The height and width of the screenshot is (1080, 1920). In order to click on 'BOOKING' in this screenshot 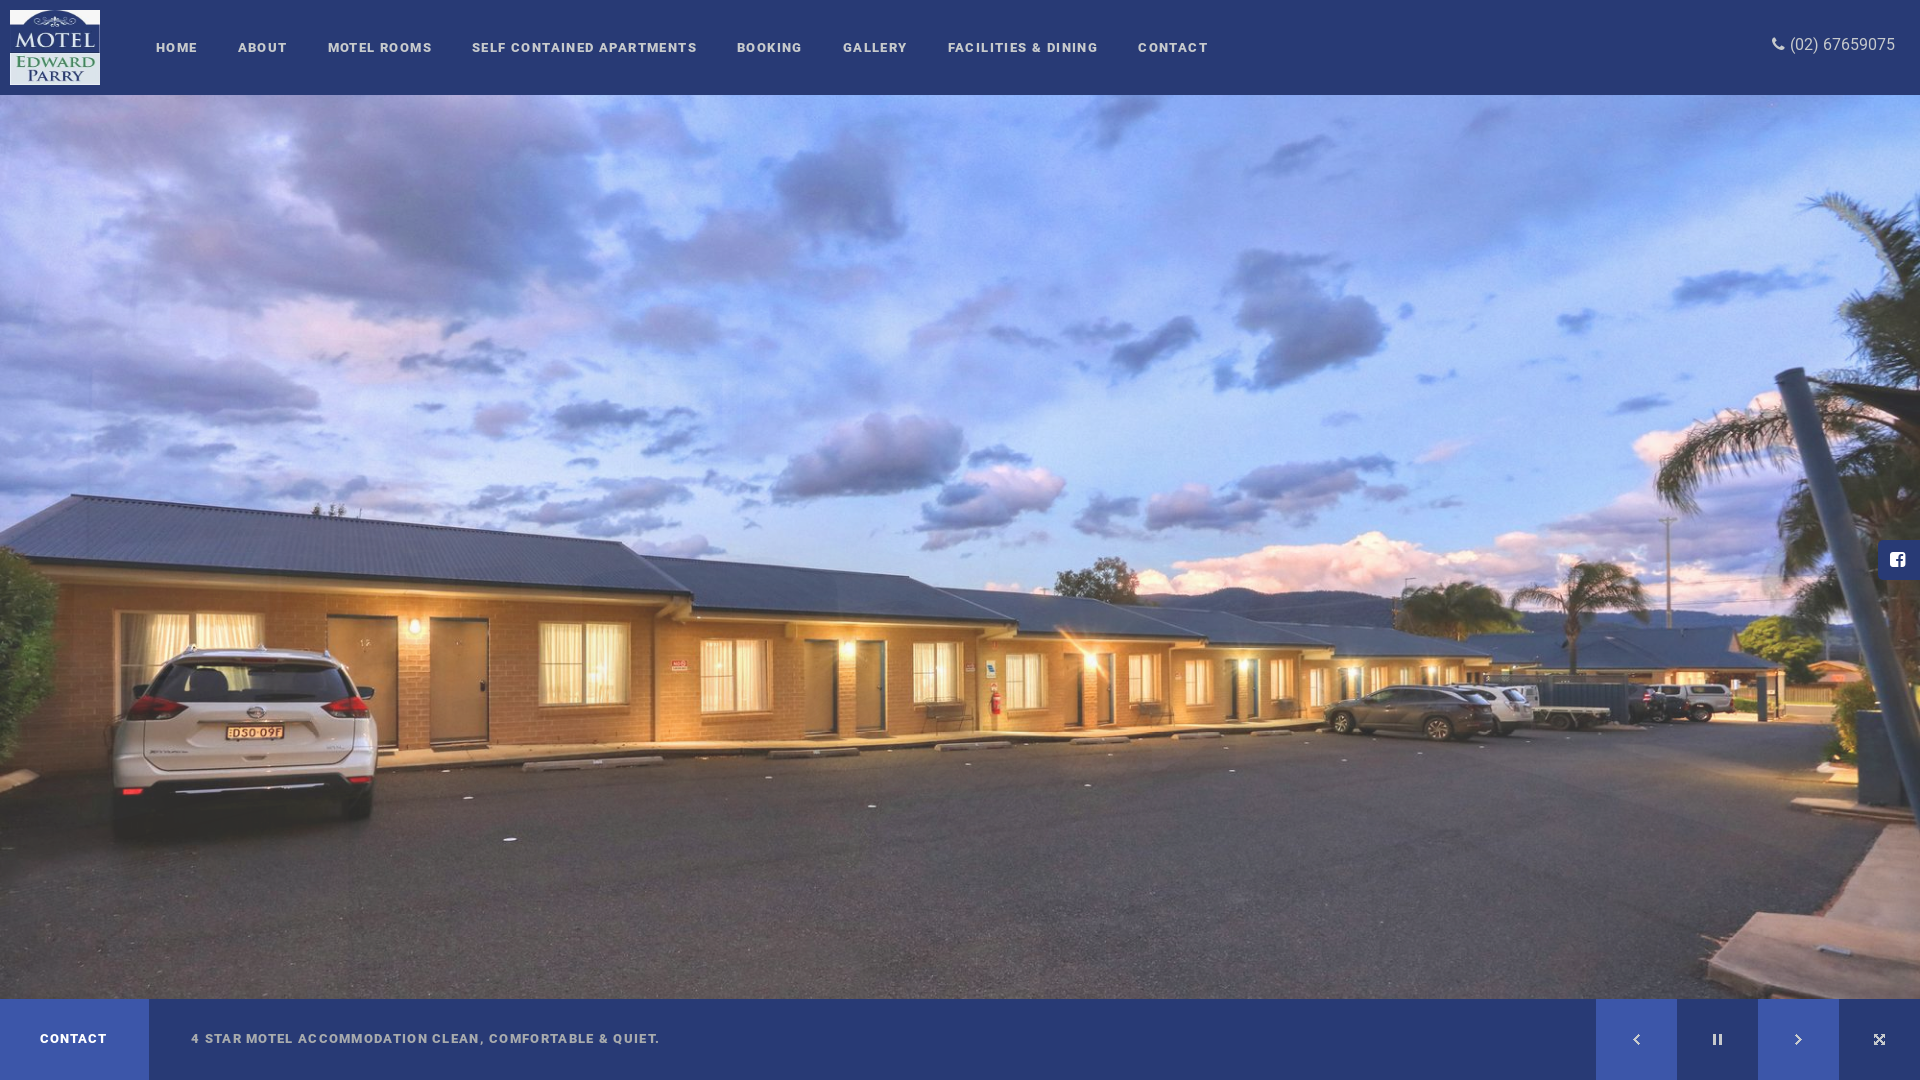, I will do `click(768, 46)`.